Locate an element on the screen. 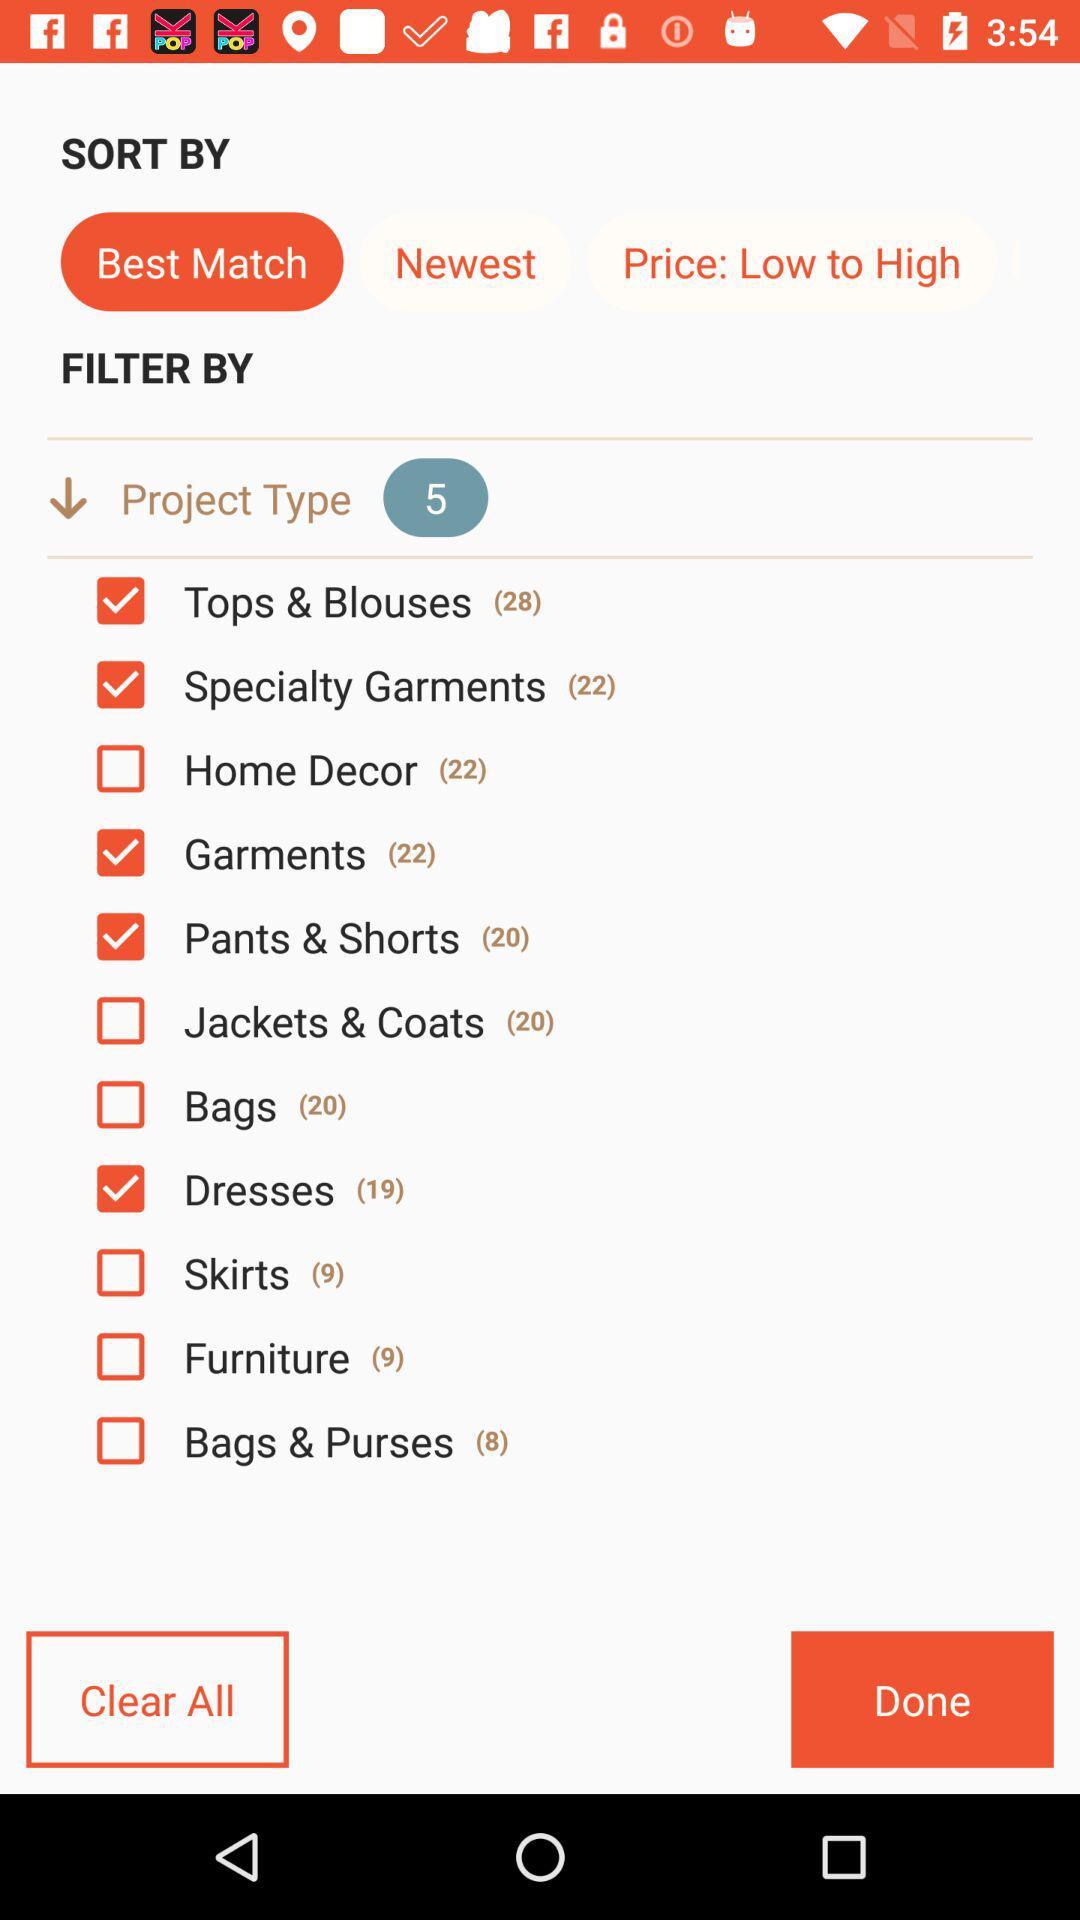 This screenshot has height=1920, width=1080. the check box which has the text pants  shorts 20 is located at coordinates (120, 935).